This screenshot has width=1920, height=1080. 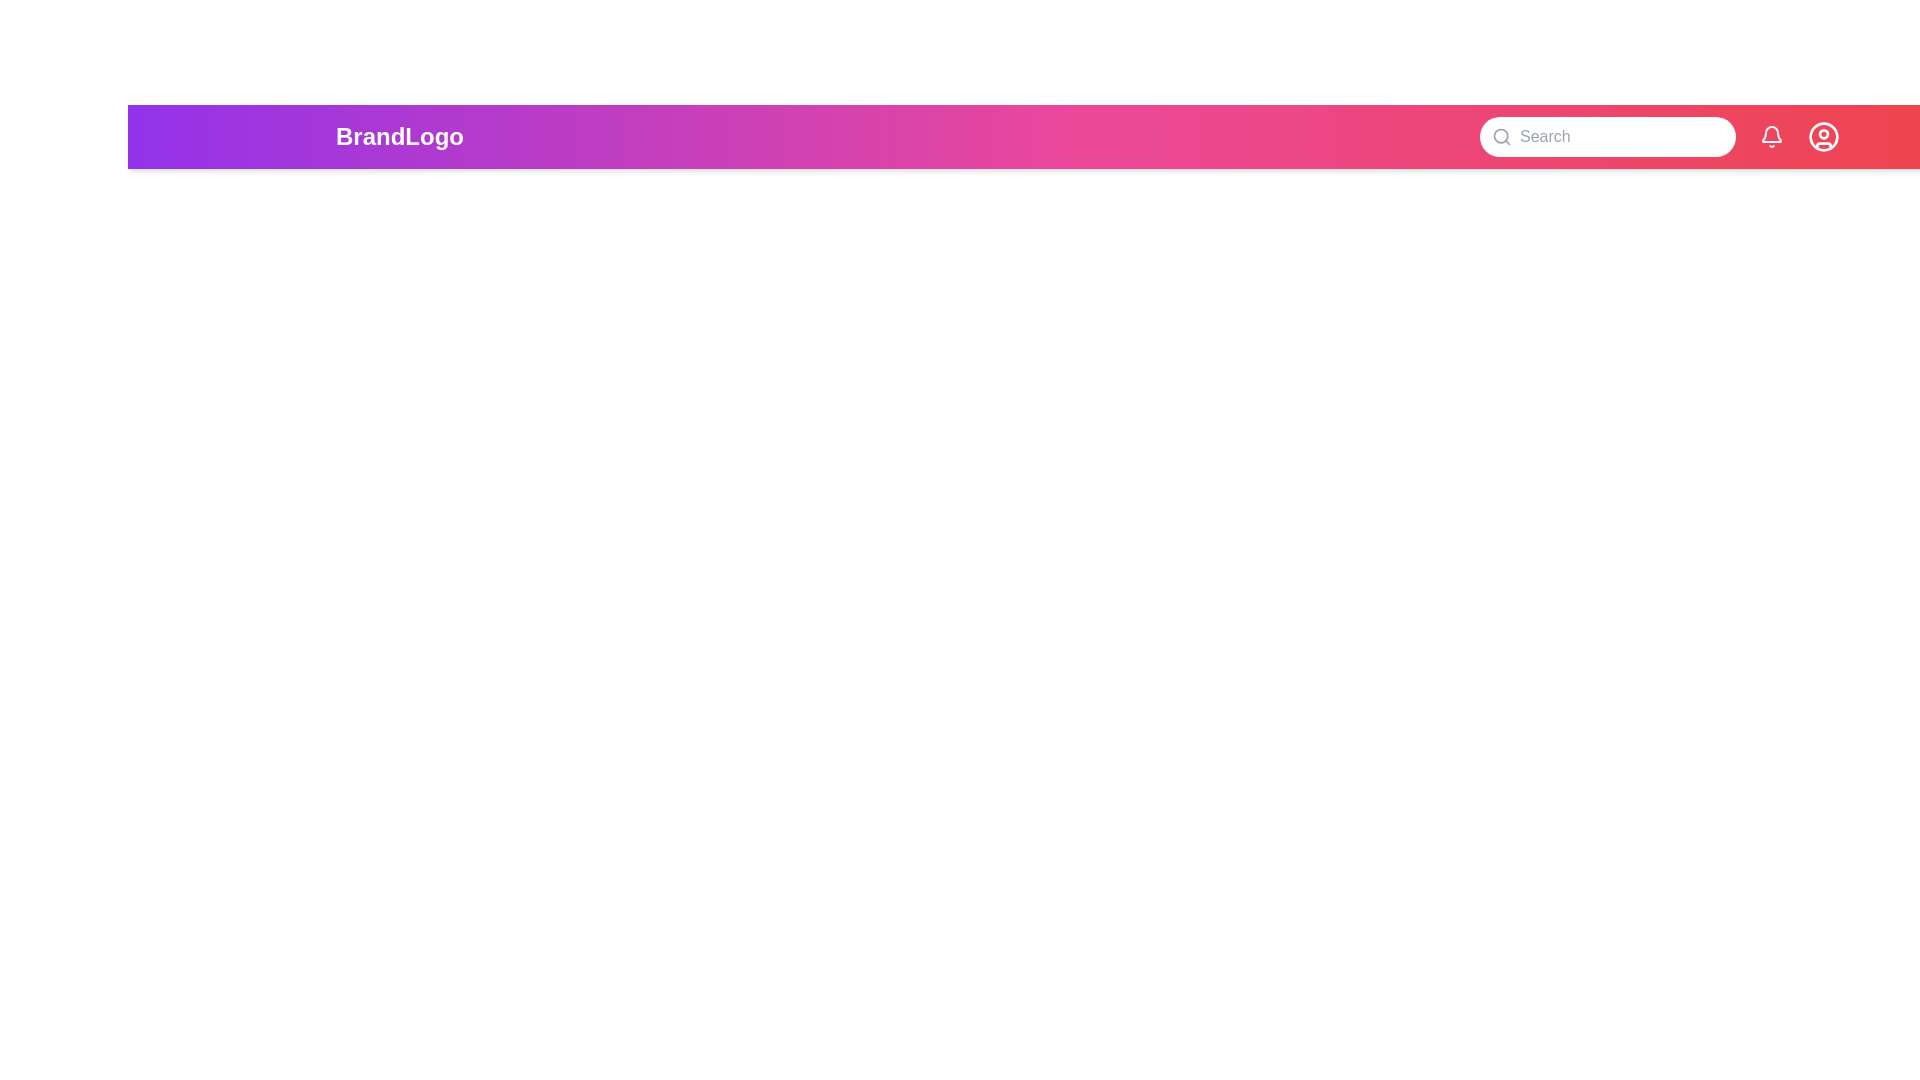 I want to click on the magnifying glass icon, which is light gray and, so click(x=1502, y=136).